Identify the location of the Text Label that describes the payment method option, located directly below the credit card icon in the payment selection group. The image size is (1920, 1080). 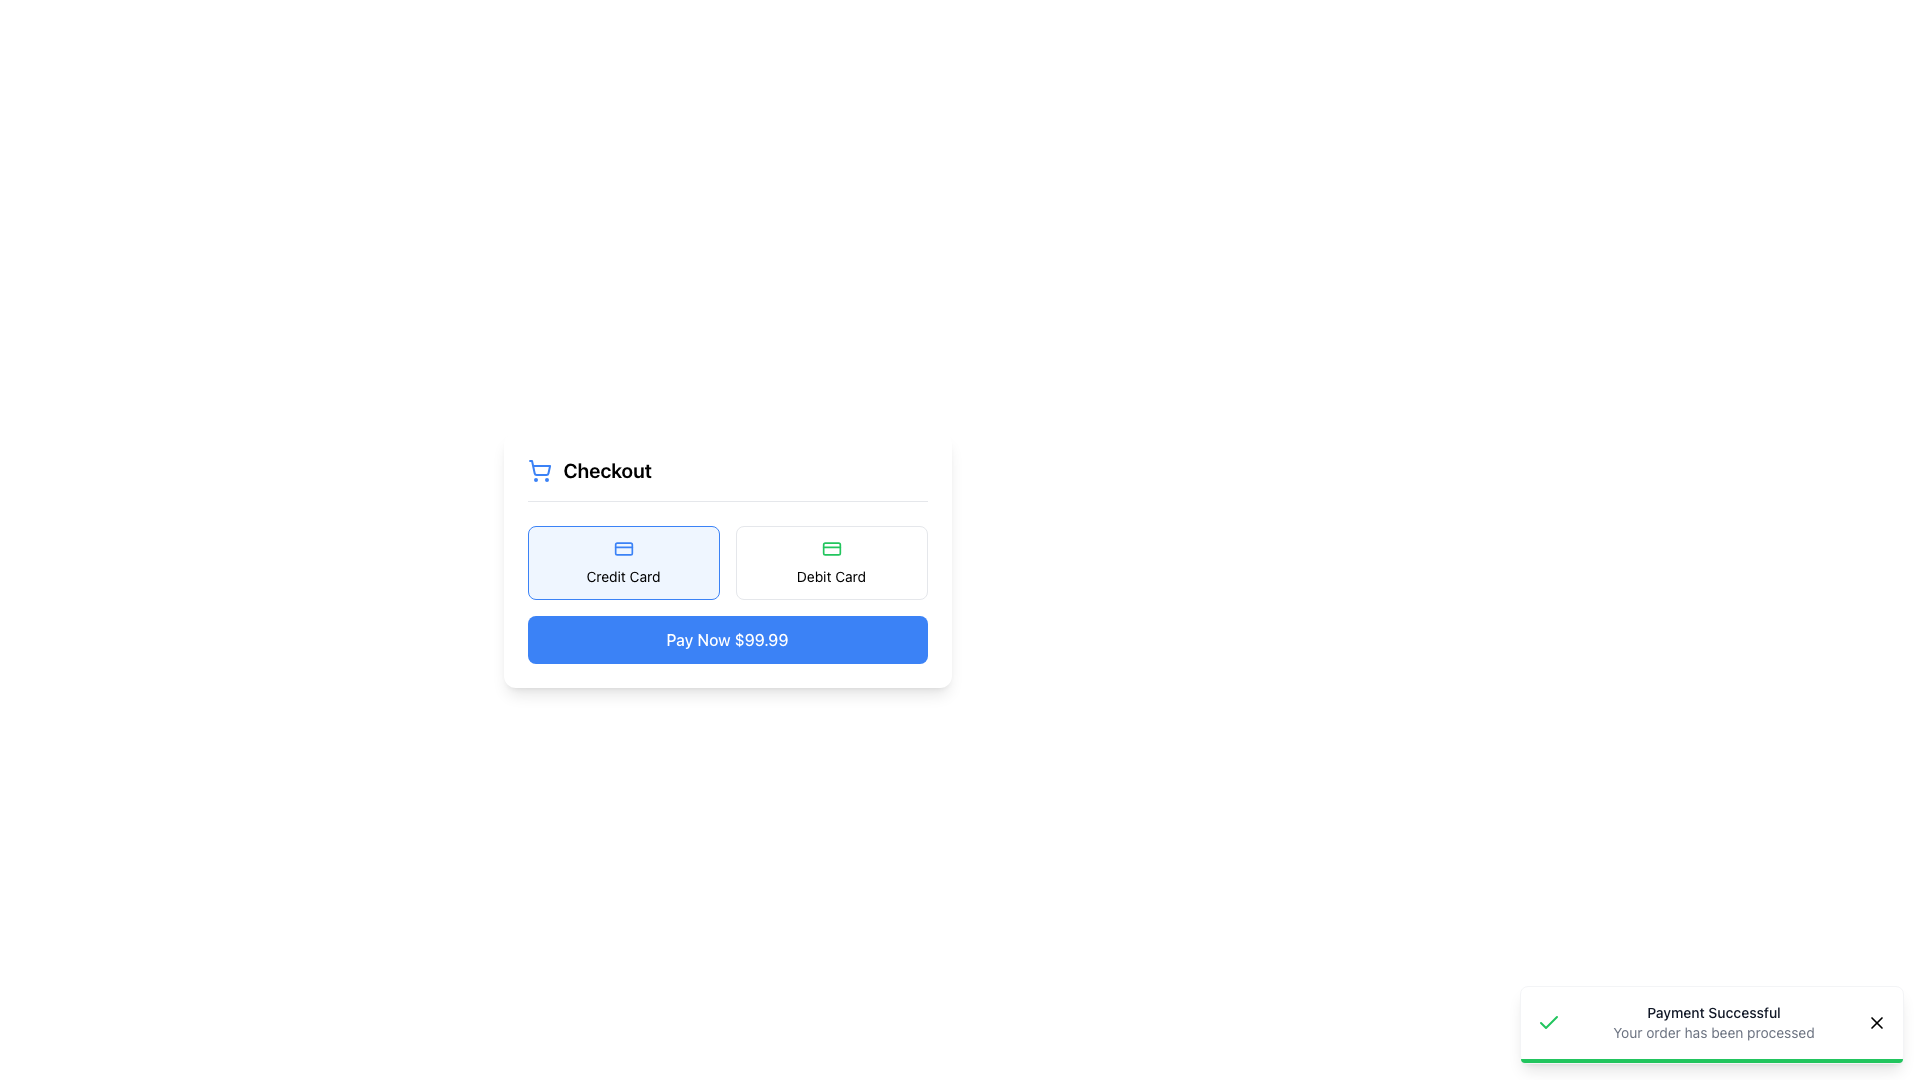
(622, 577).